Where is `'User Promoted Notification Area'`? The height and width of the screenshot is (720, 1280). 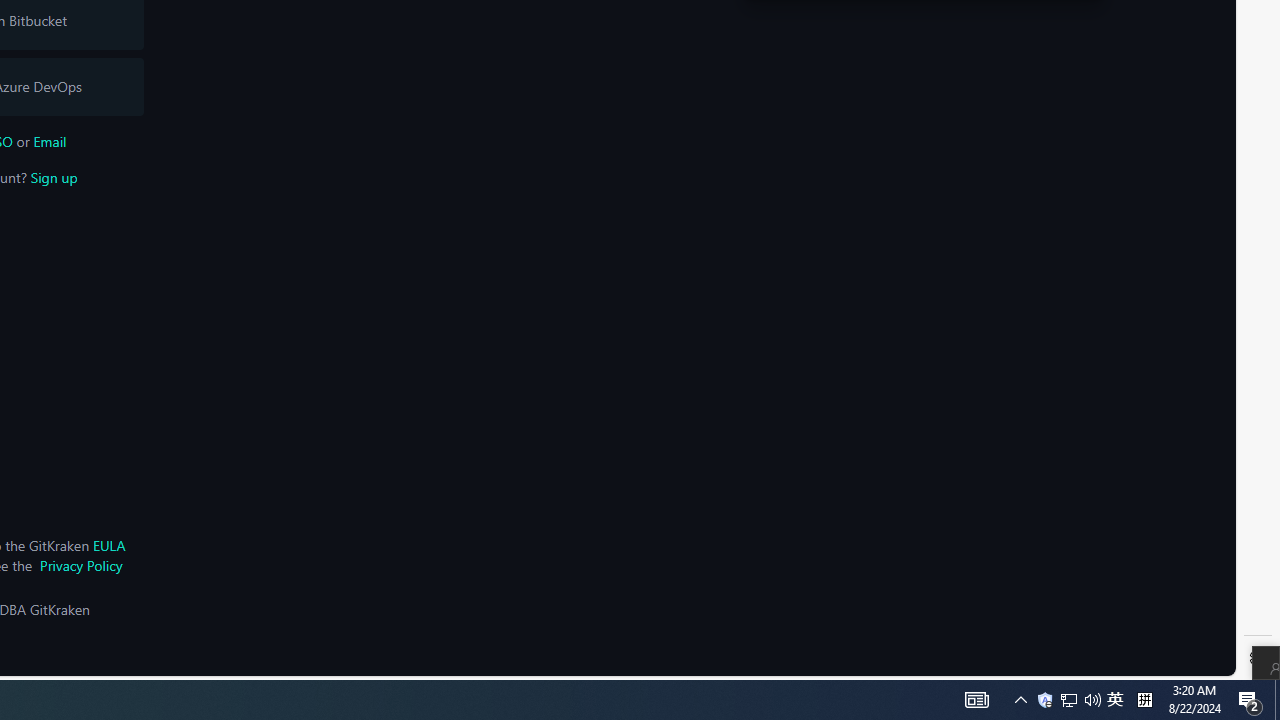 'User Promoted Notification Area' is located at coordinates (1079, 698).